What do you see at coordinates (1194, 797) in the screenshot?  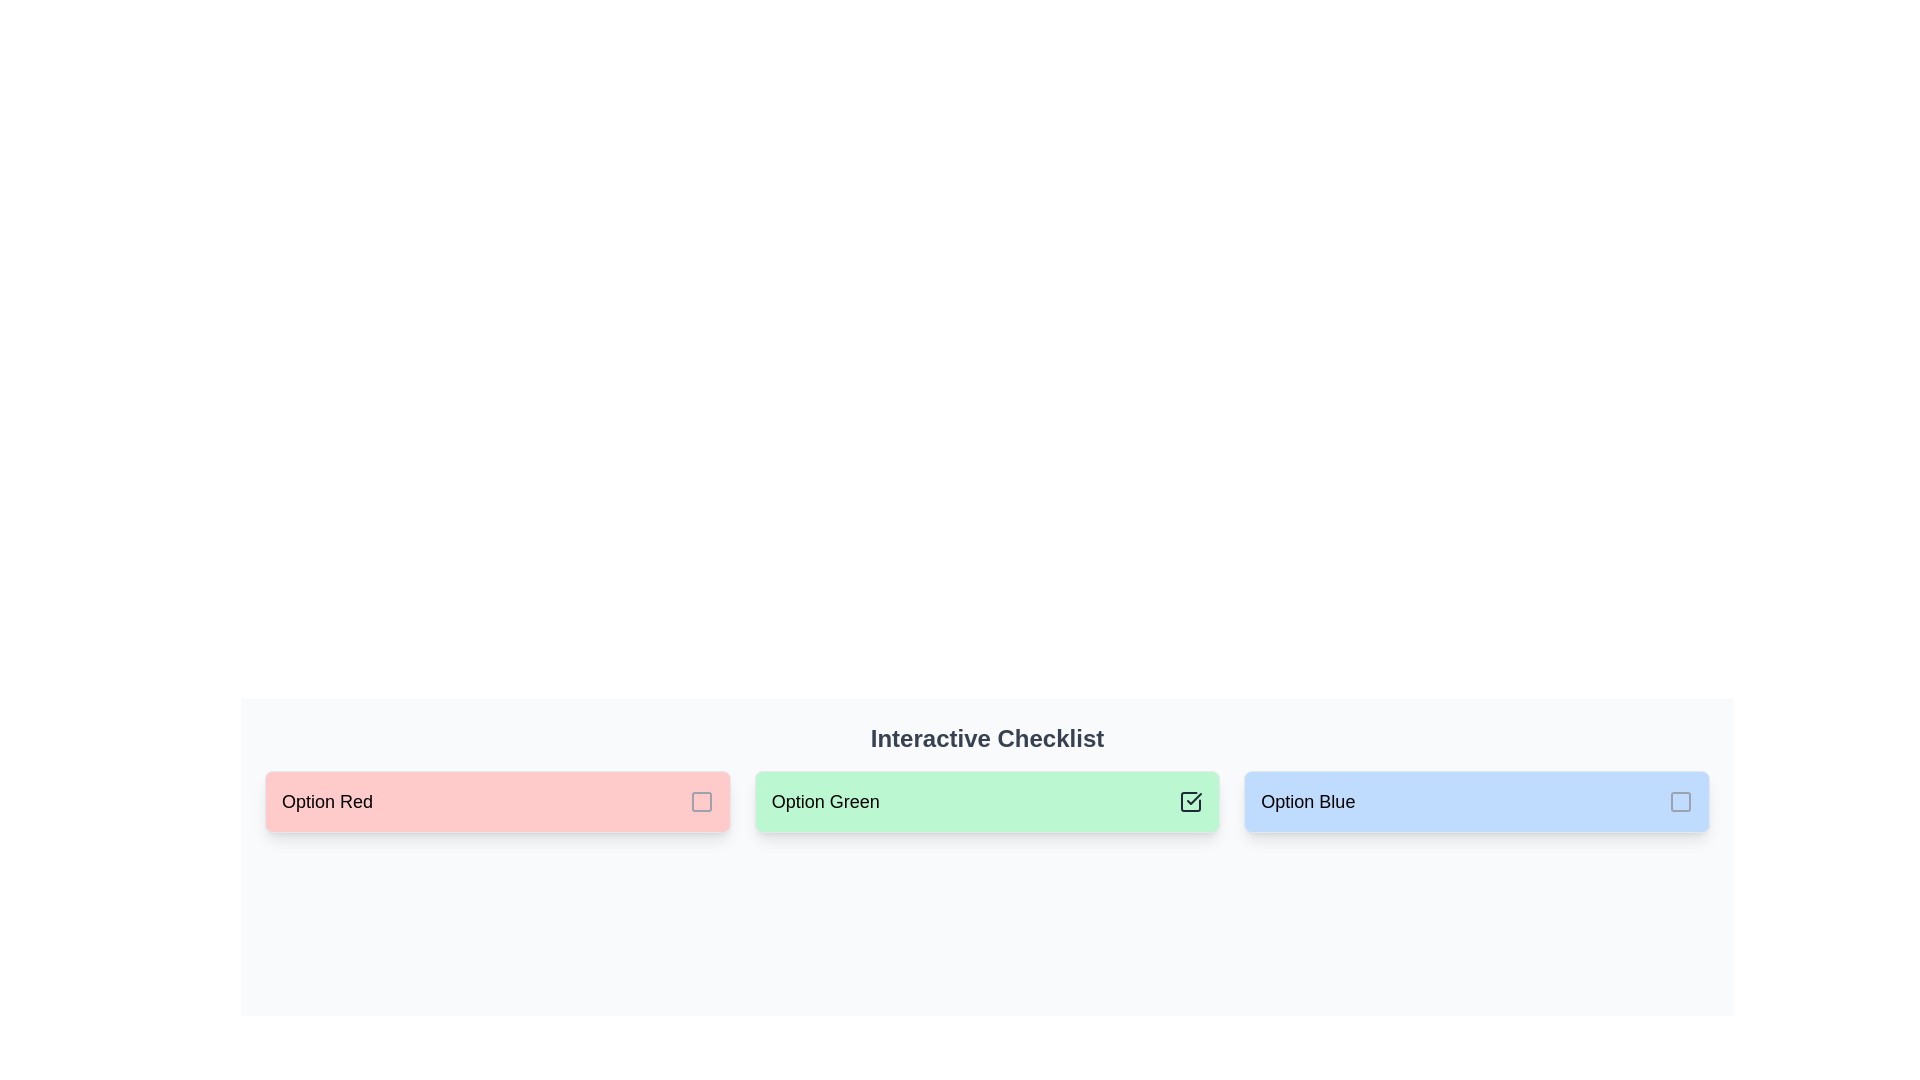 I see `the checkmark icon located within the green rectangular area labeled 'Option Green' to interact with it` at bounding box center [1194, 797].